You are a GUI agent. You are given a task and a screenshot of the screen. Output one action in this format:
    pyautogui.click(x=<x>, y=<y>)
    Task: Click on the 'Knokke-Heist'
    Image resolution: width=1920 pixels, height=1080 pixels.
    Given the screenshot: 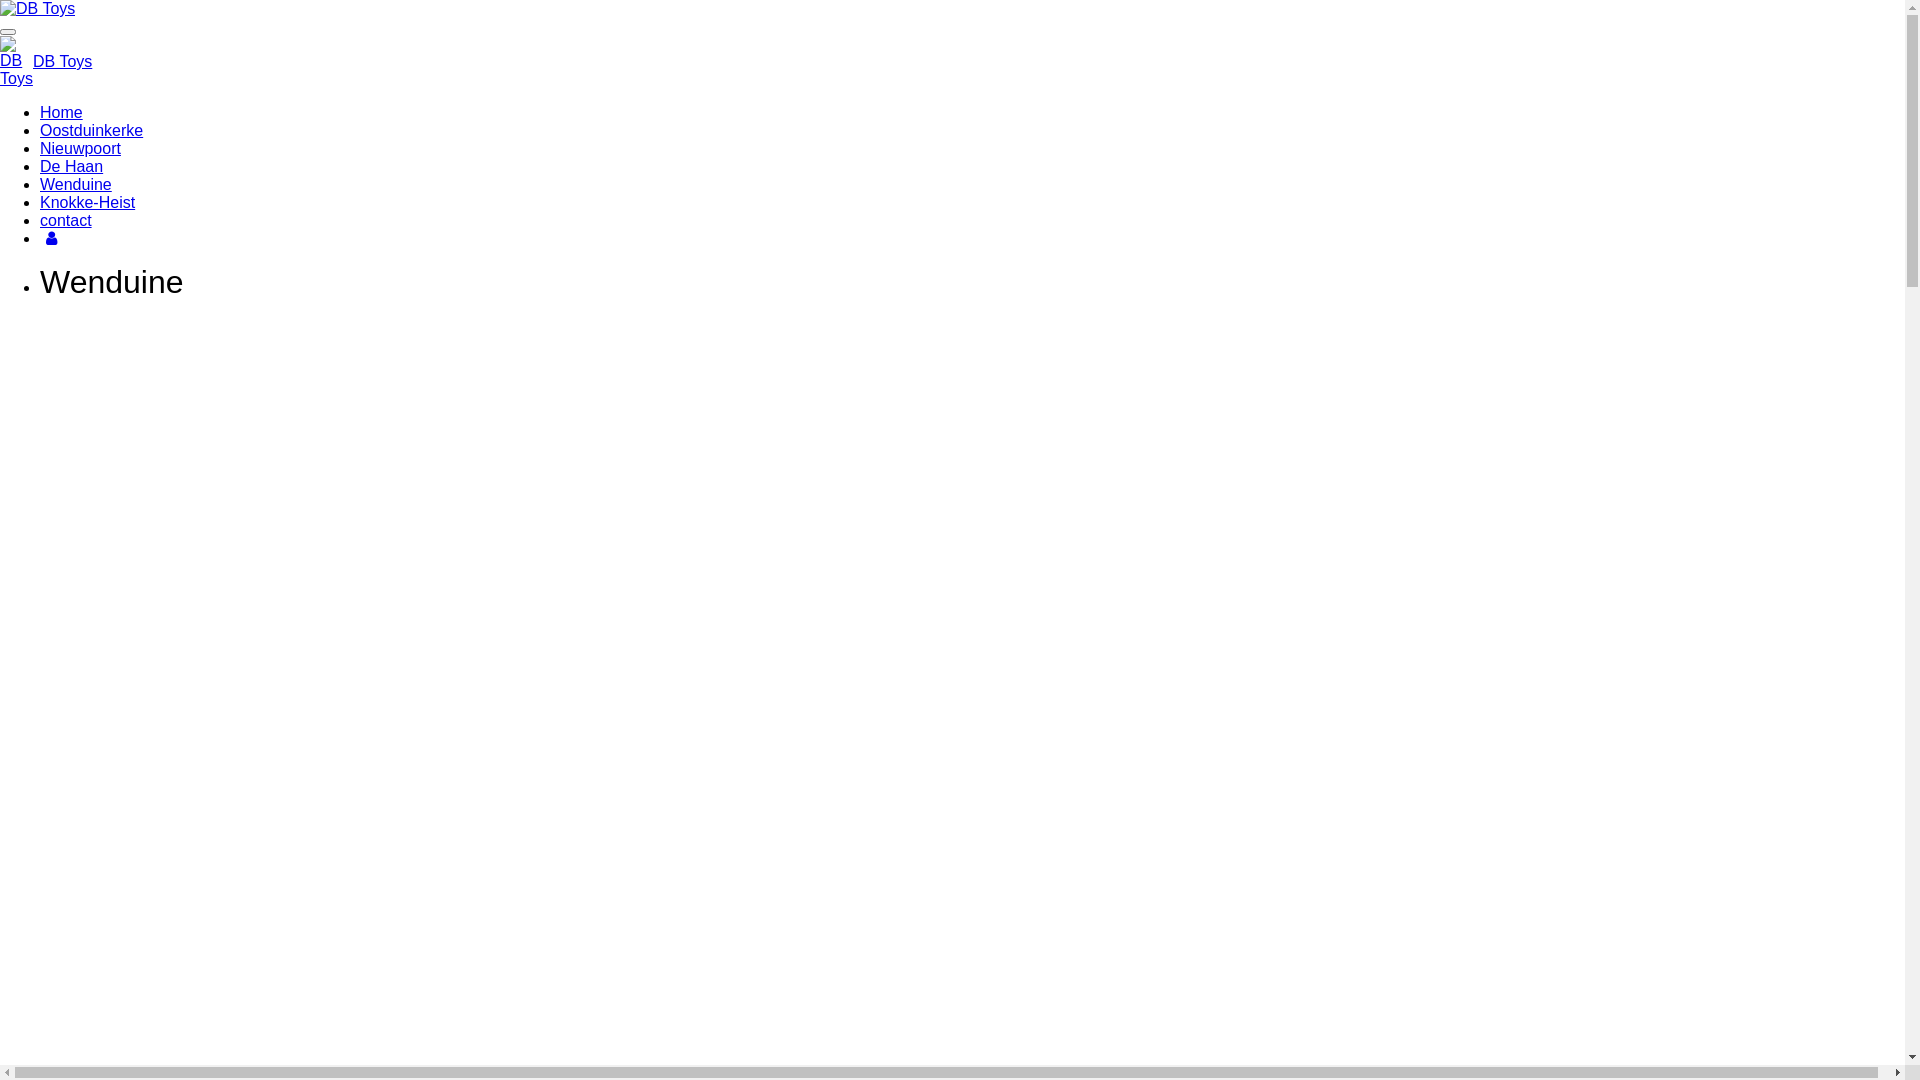 What is the action you would take?
    pyautogui.click(x=86, y=202)
    